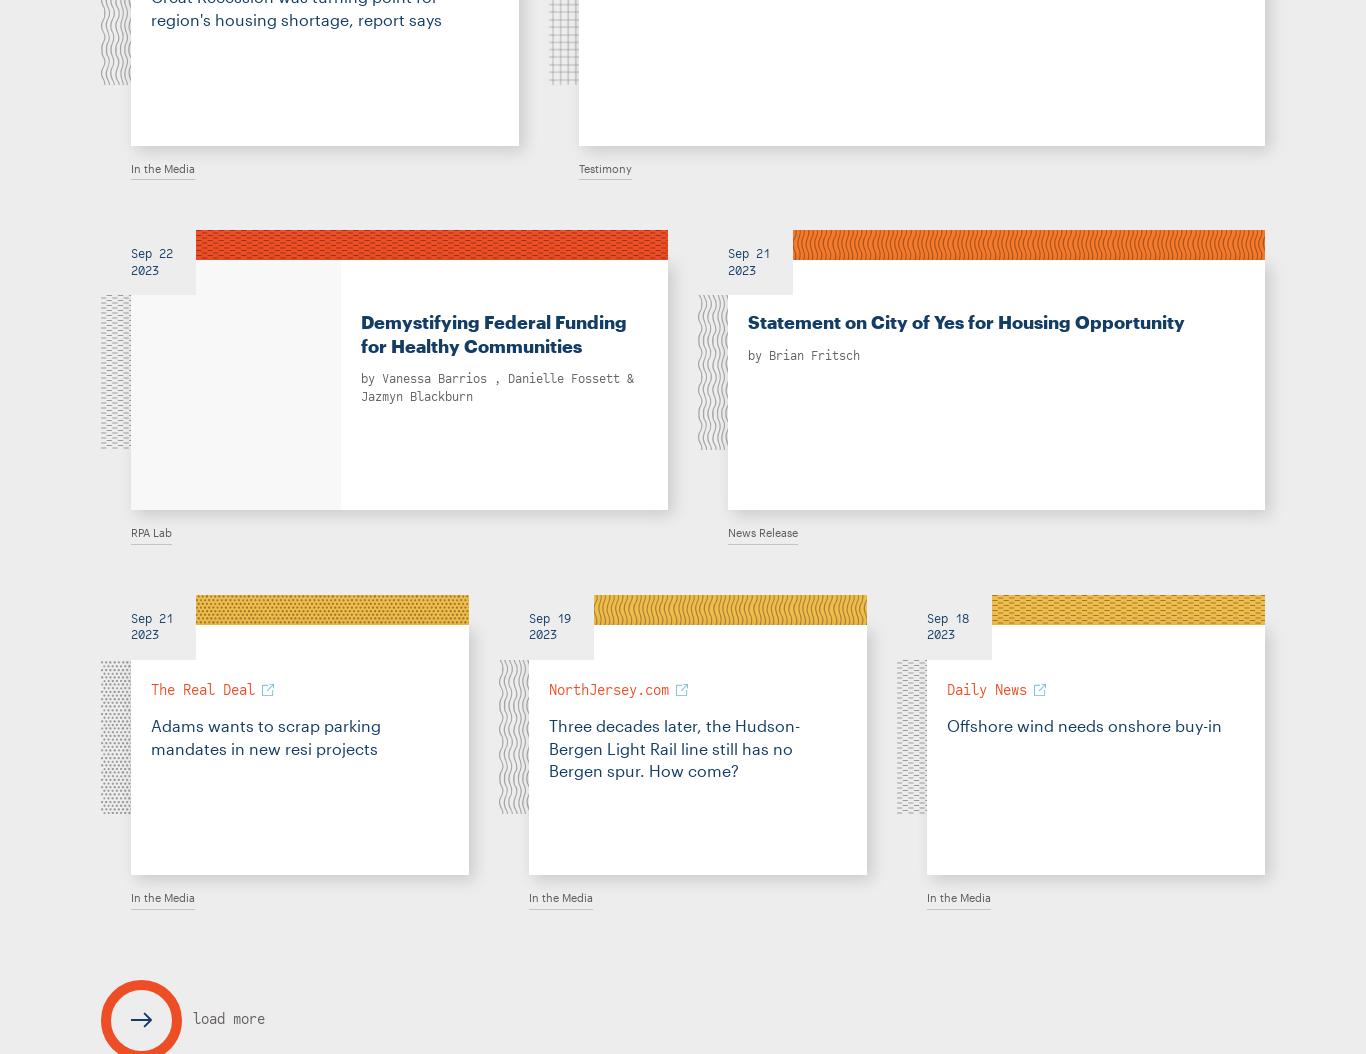 The image size is (1366, 1054). Describe the element at coordinates (763, 532) in the screenshot. I see `'News Release'` at that location.